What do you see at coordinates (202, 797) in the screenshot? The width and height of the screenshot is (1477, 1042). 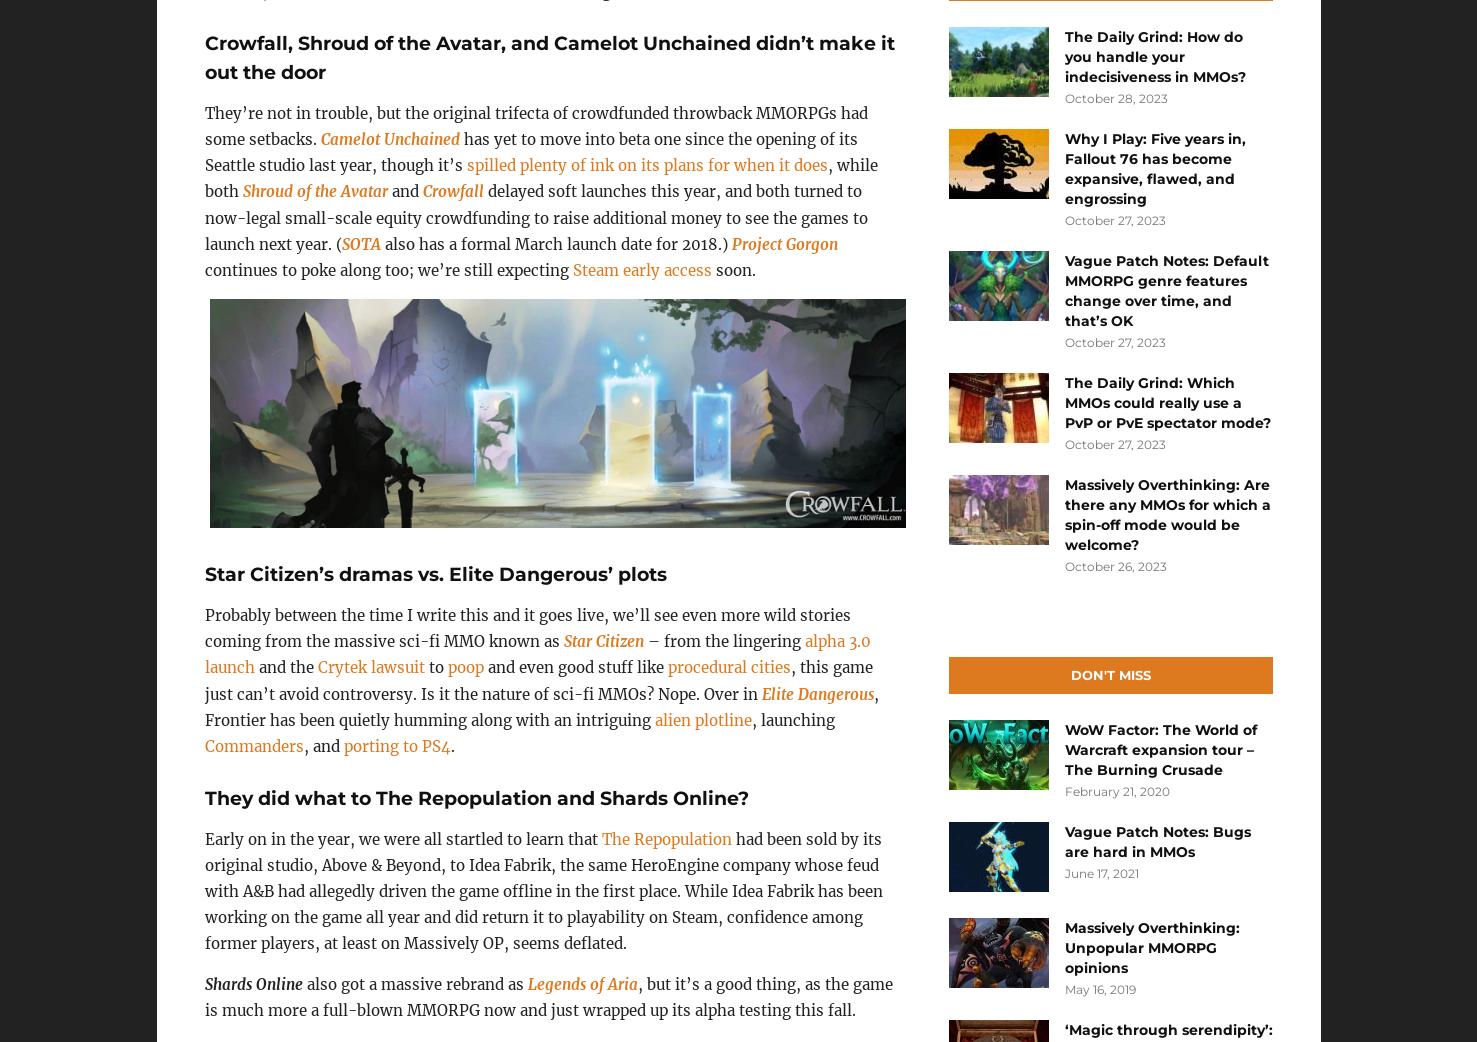 I see `'They did what to The Repopulation and Shards Online?'` at bounding box center [202, 797].